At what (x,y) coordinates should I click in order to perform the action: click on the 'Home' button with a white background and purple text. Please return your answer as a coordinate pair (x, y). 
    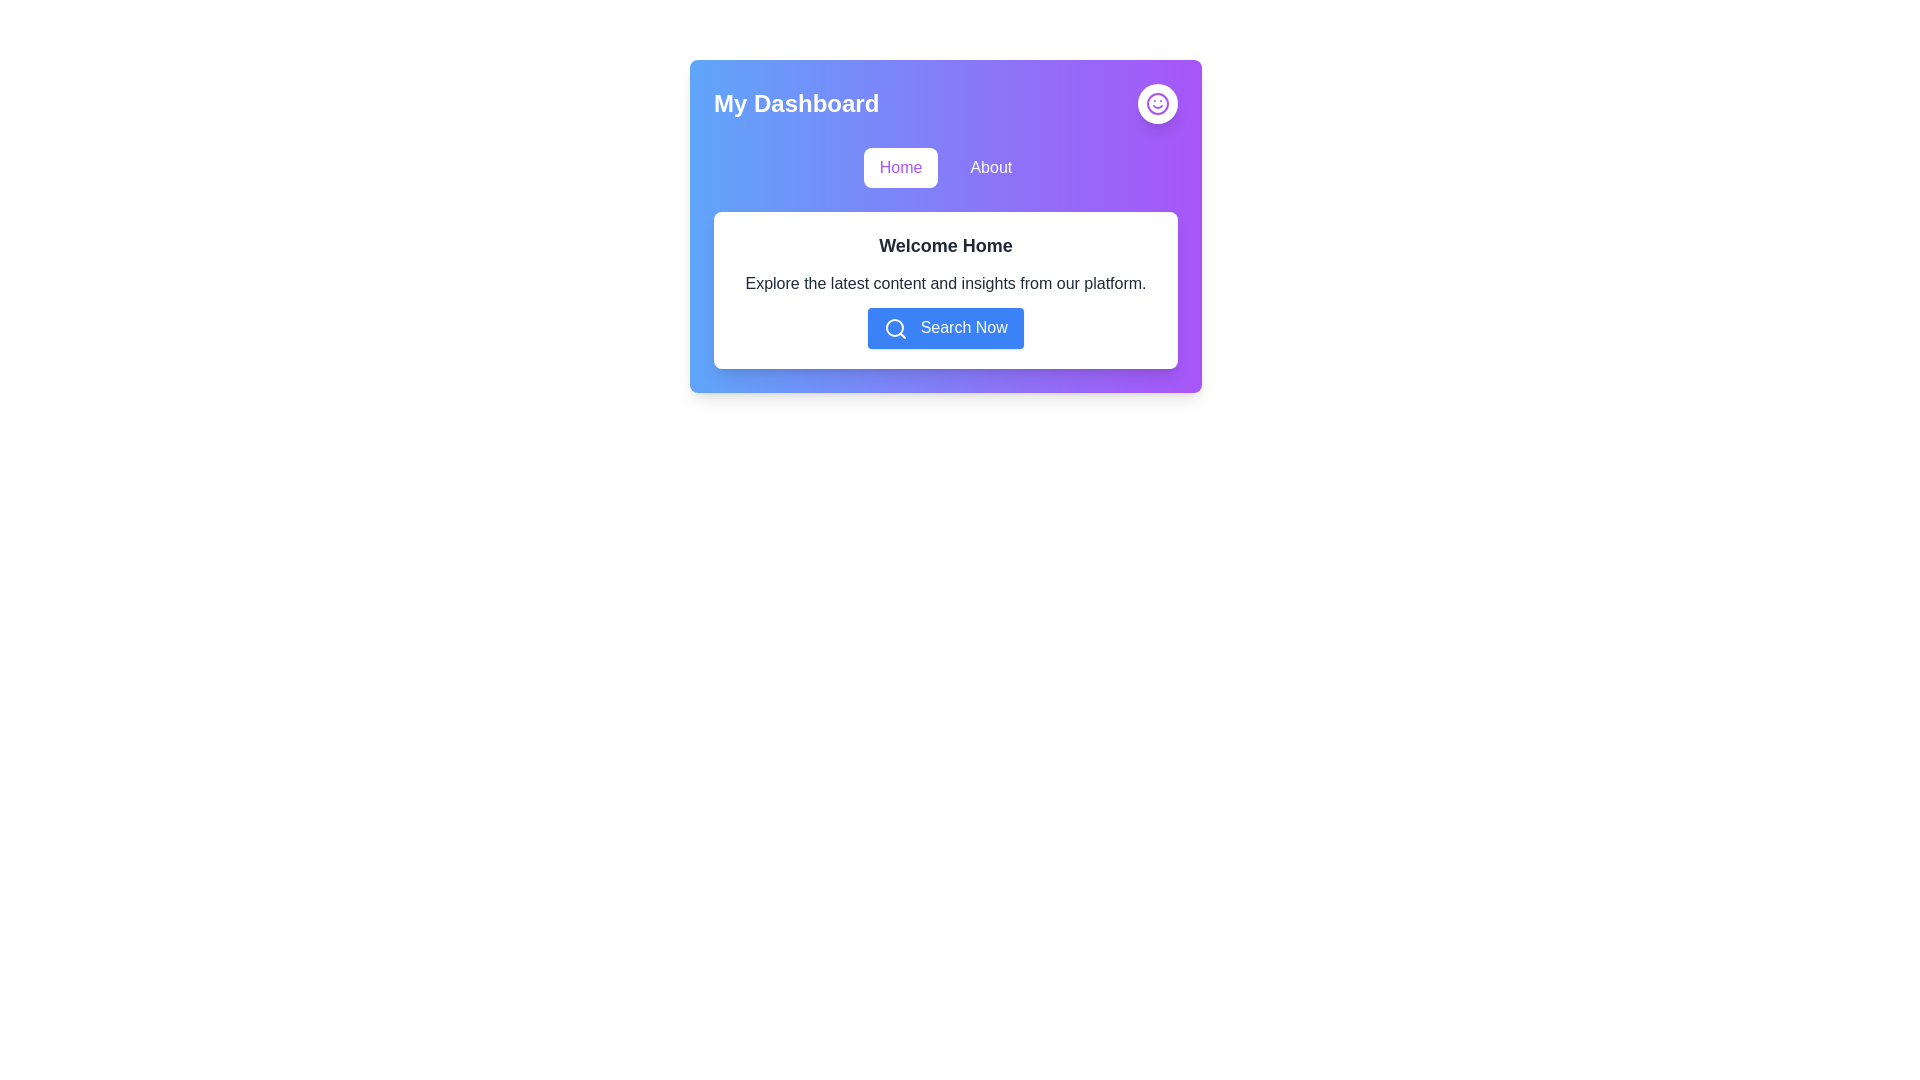
    Looking at the image, I should click on (900, 167).